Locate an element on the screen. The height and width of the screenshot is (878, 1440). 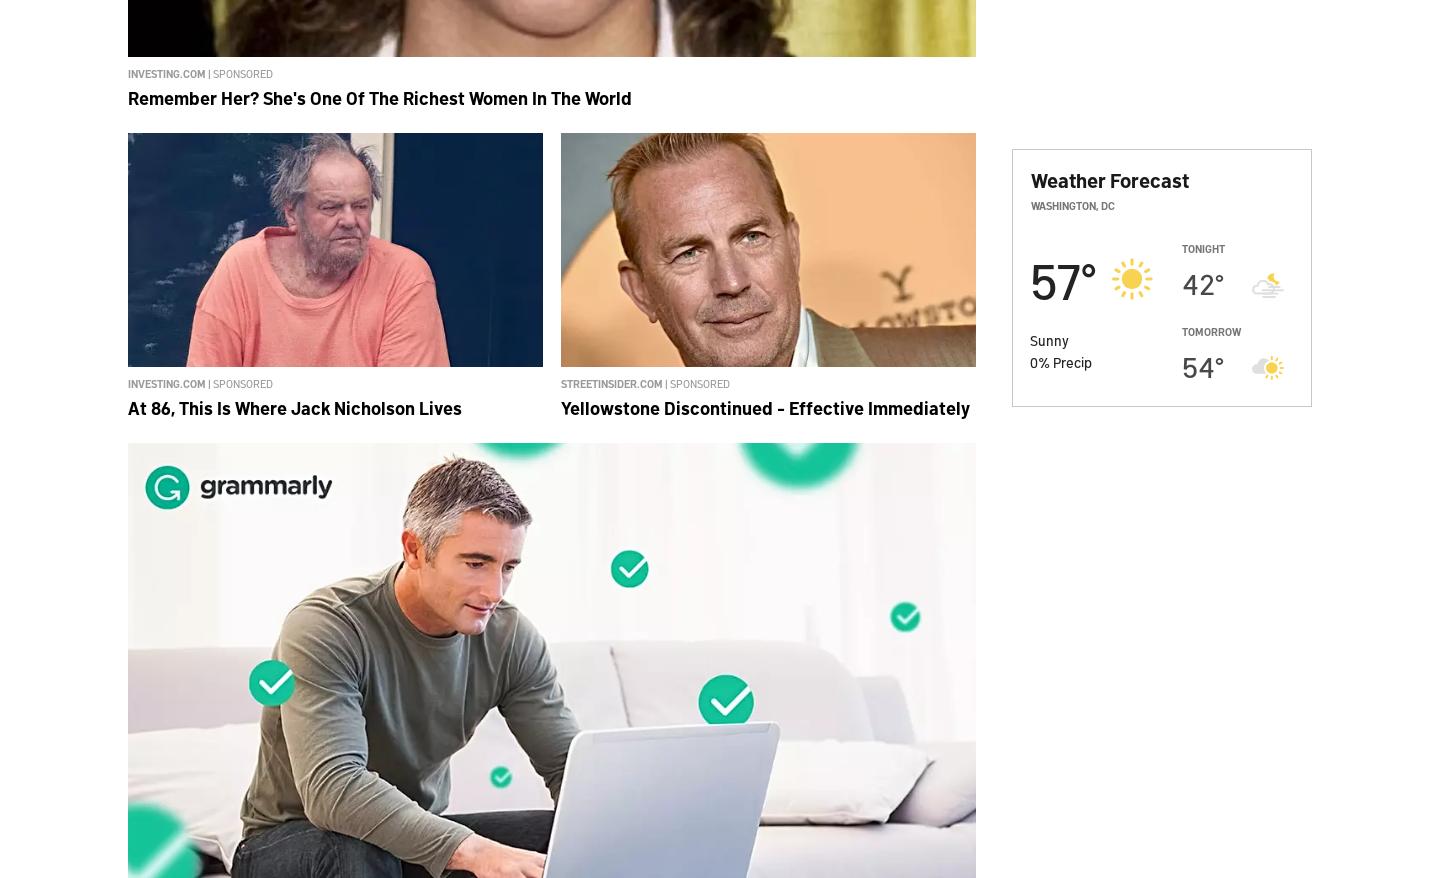
'Tomorrow' is located at coordinates (1210, 331).